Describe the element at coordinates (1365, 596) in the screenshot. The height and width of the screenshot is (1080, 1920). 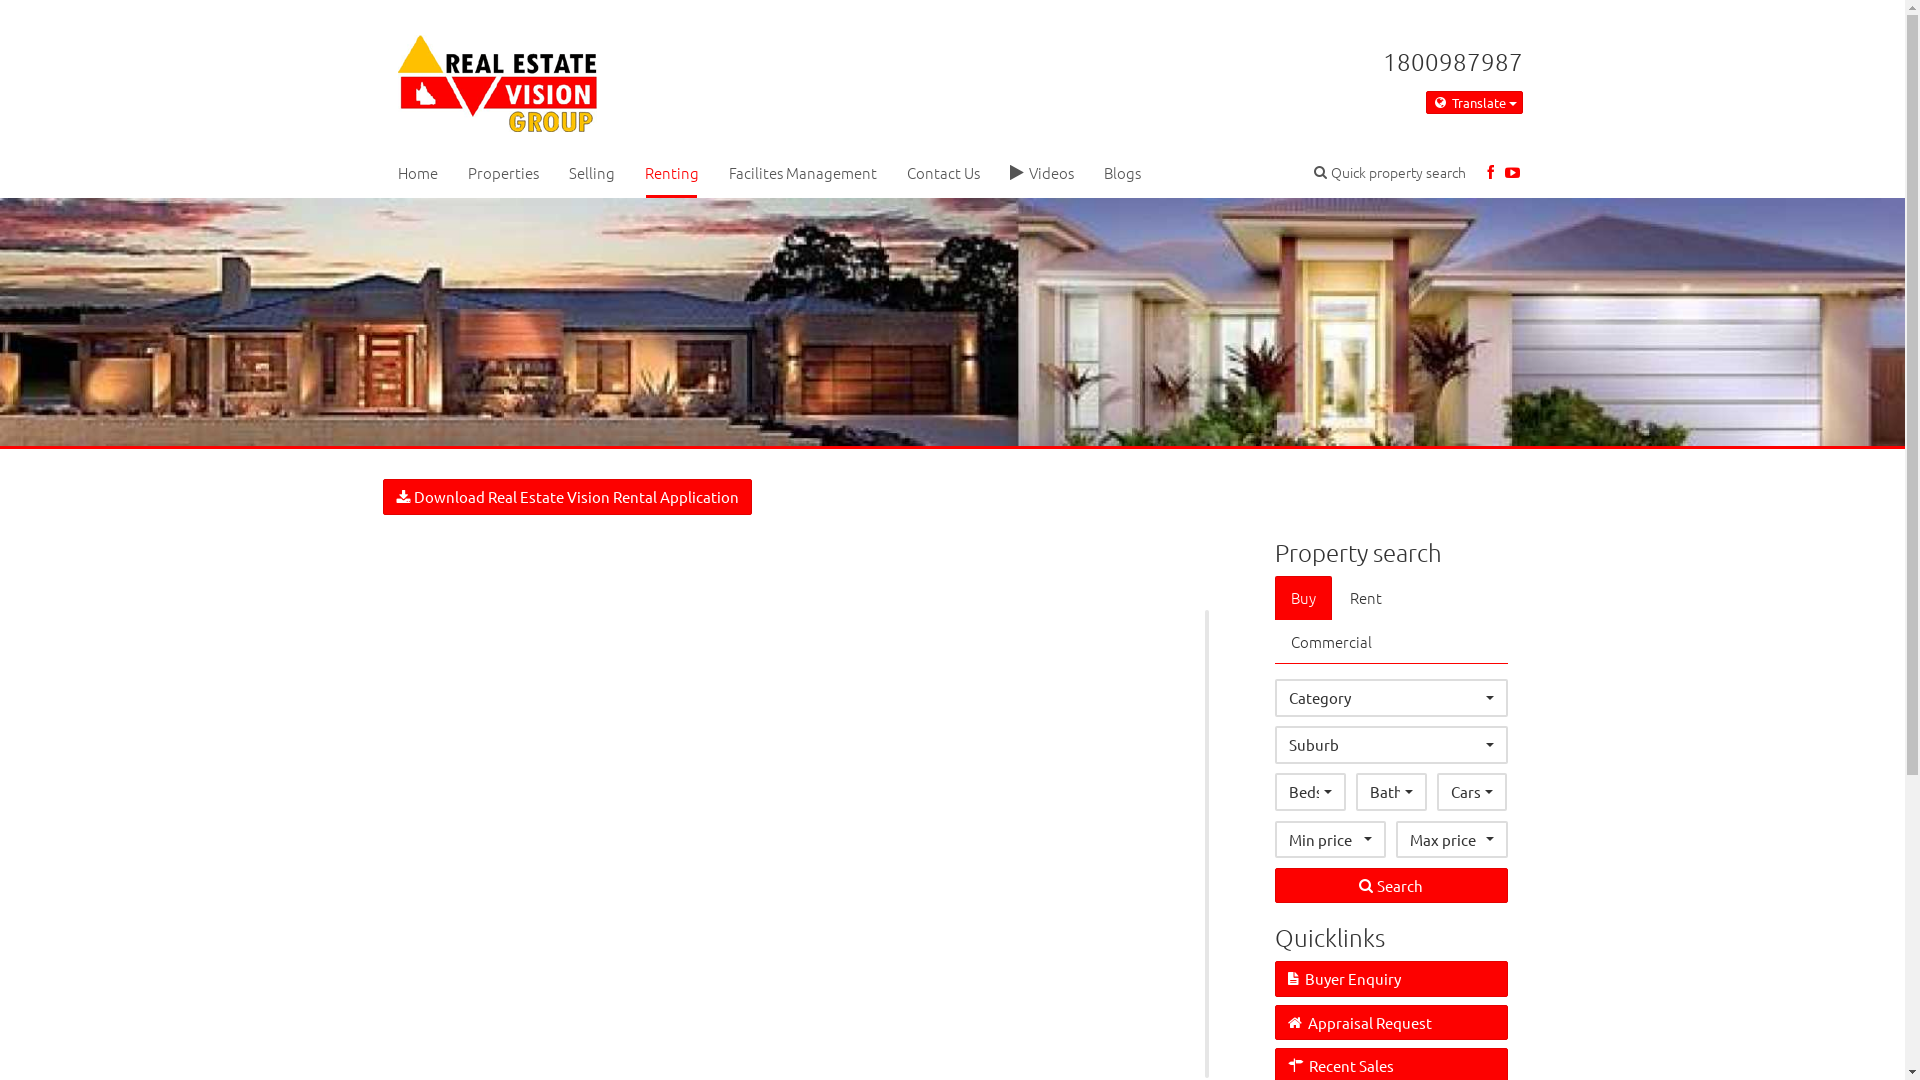
I see `'Rent'` at that location.